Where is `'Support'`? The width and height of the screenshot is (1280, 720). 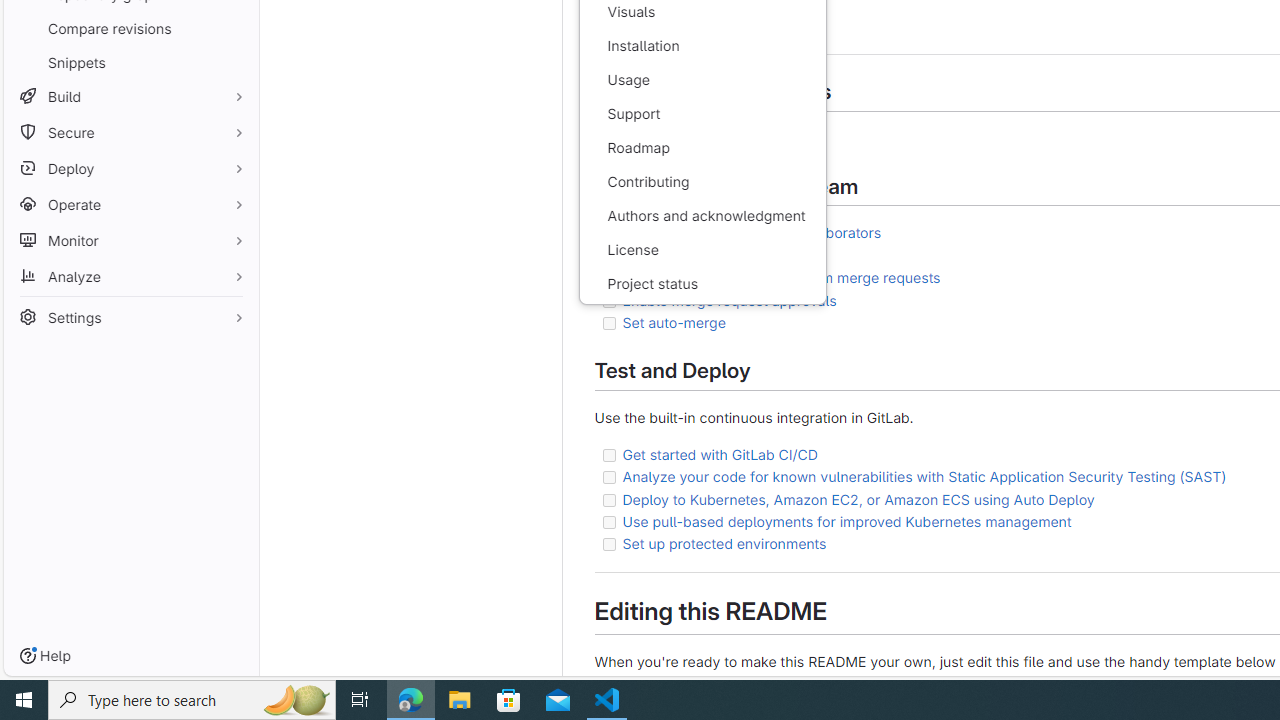 'Support' is located at coordinates (702, 114).